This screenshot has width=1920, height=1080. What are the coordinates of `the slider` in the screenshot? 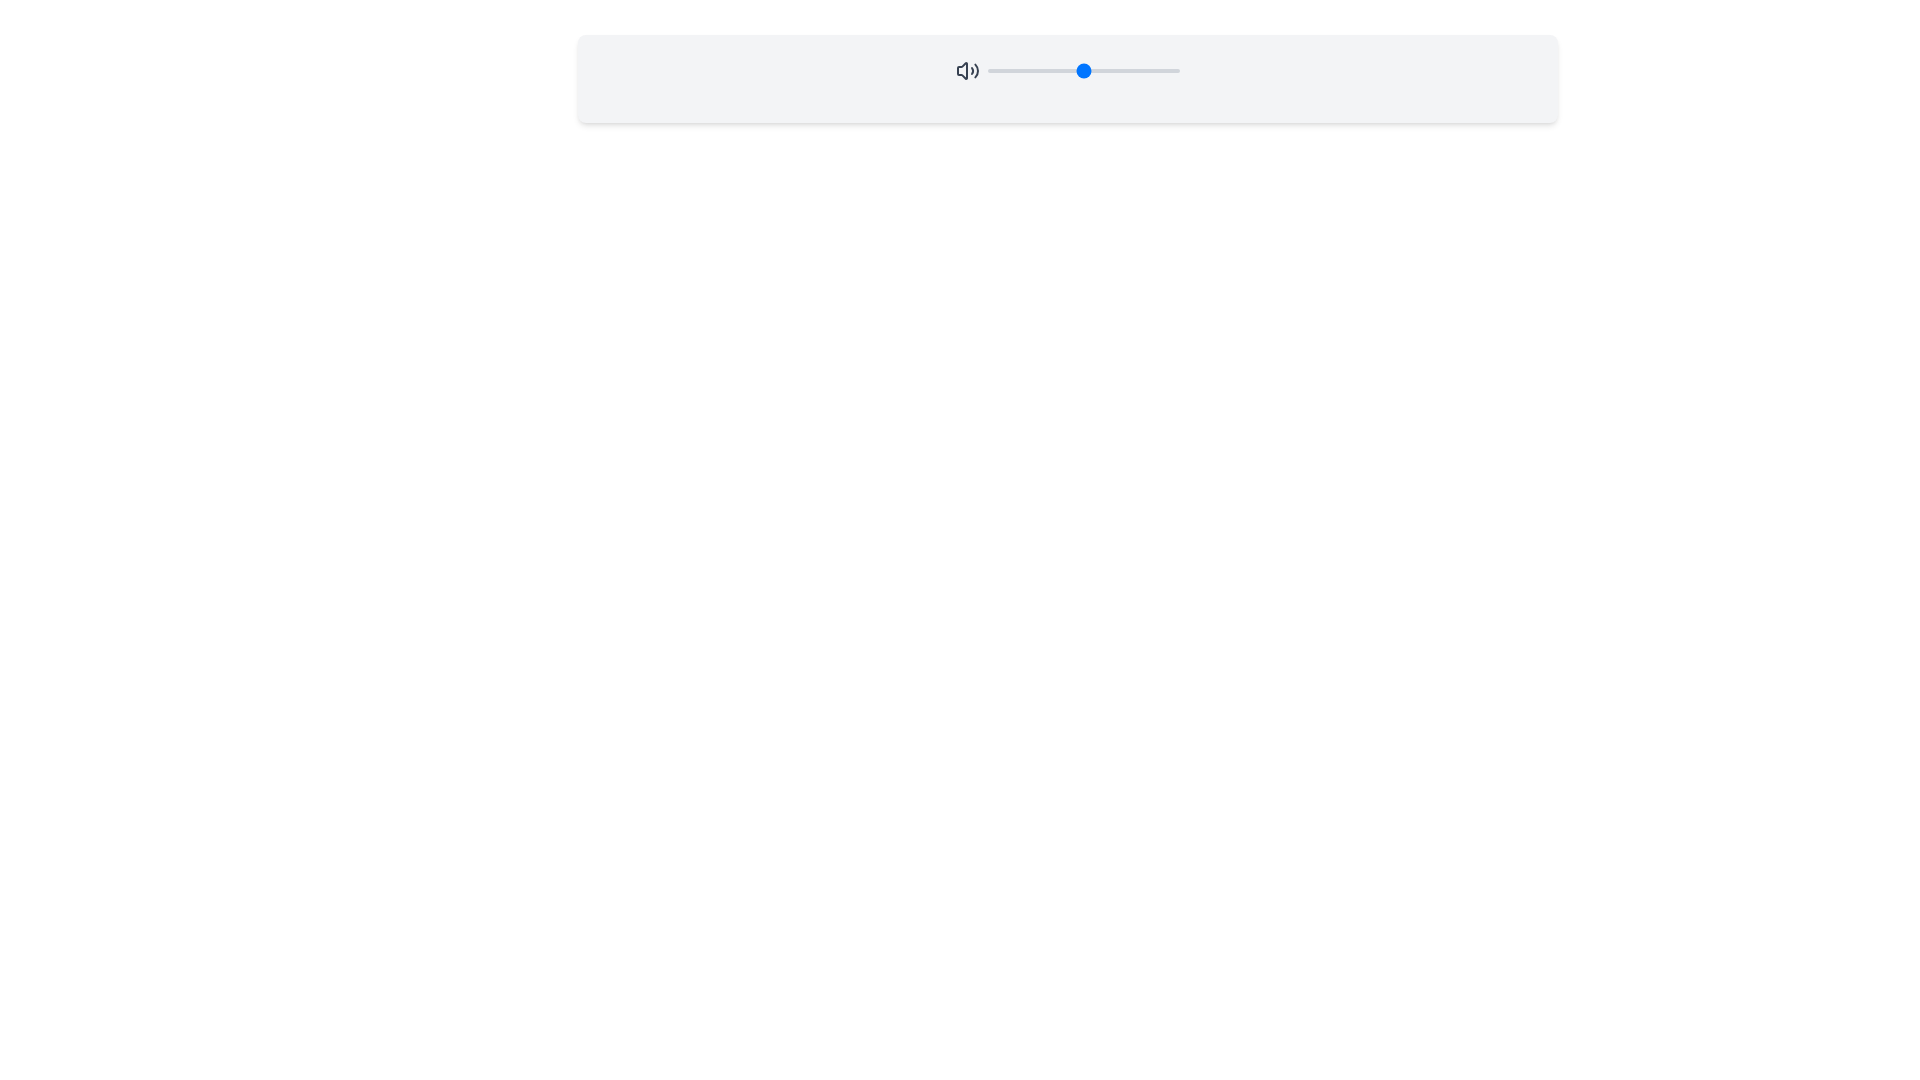 It's located at (1088, 69).